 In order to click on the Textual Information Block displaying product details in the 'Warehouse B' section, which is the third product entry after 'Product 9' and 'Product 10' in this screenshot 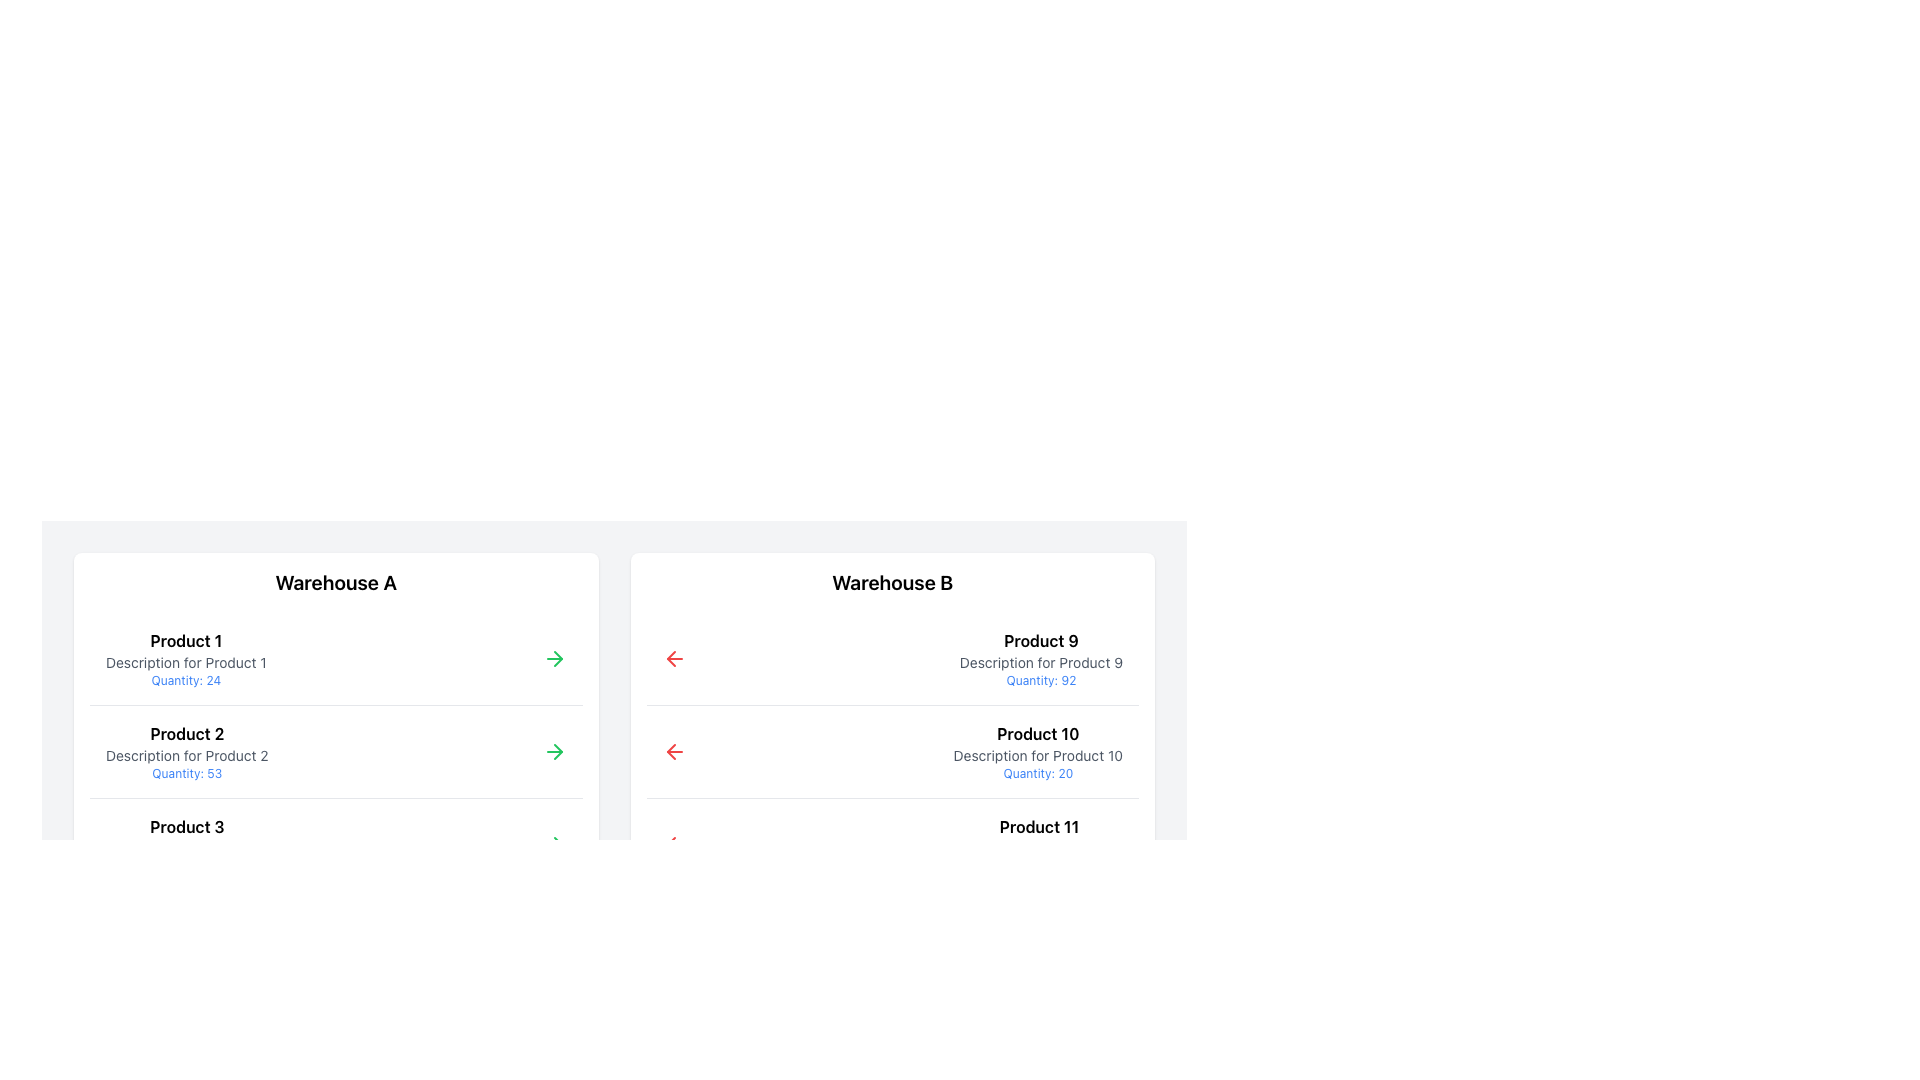, I will do `click(1039, 844)`.